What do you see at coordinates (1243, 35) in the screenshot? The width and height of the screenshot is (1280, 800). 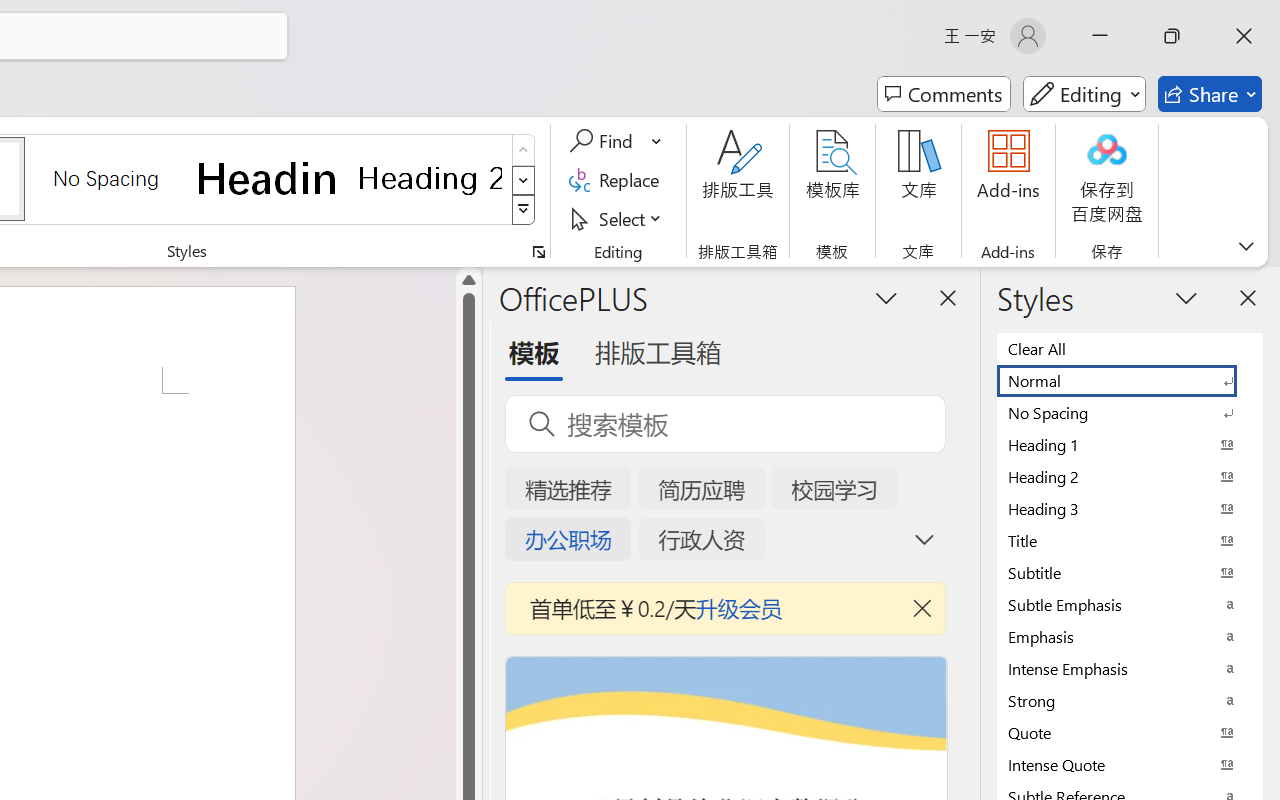 I see `'Close'` at bounding box center [1243, 35].